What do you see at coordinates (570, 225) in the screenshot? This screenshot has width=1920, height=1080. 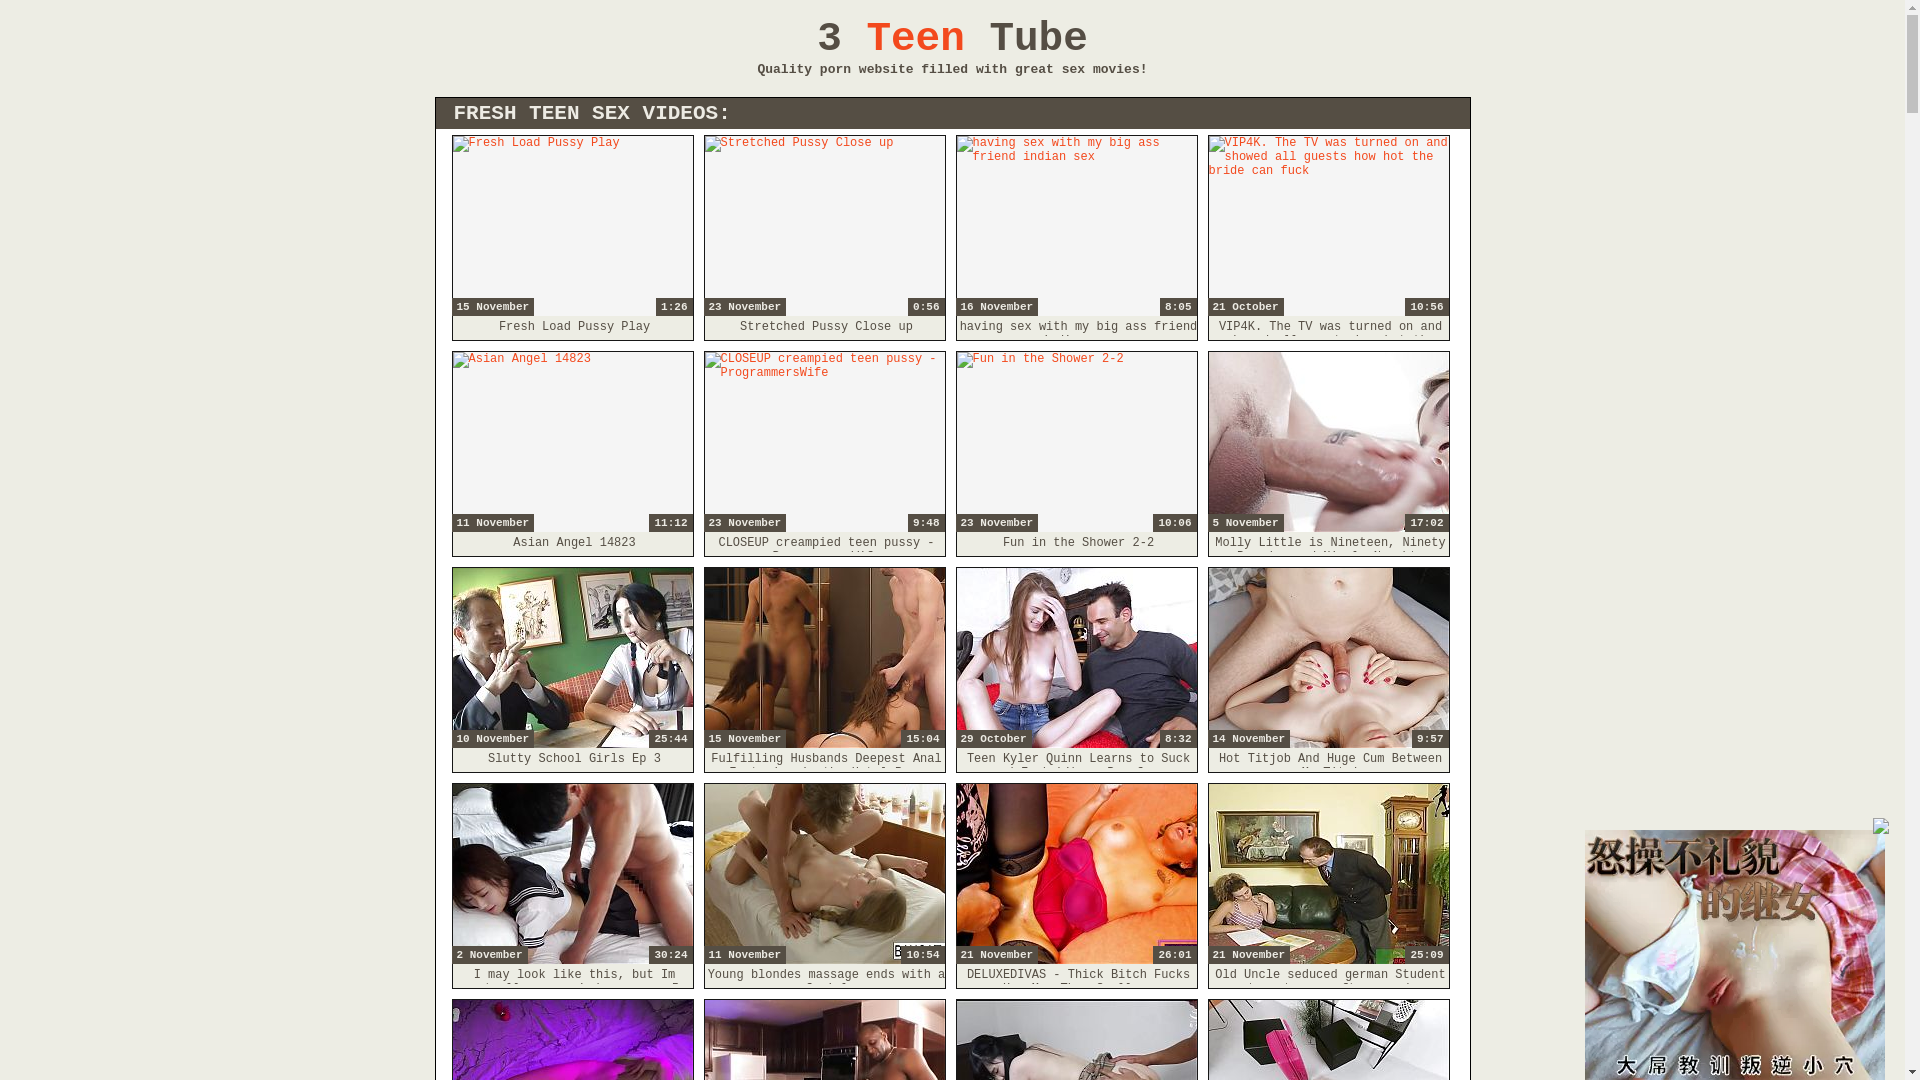 I see `'1:26` at bounding box center [570, 225].